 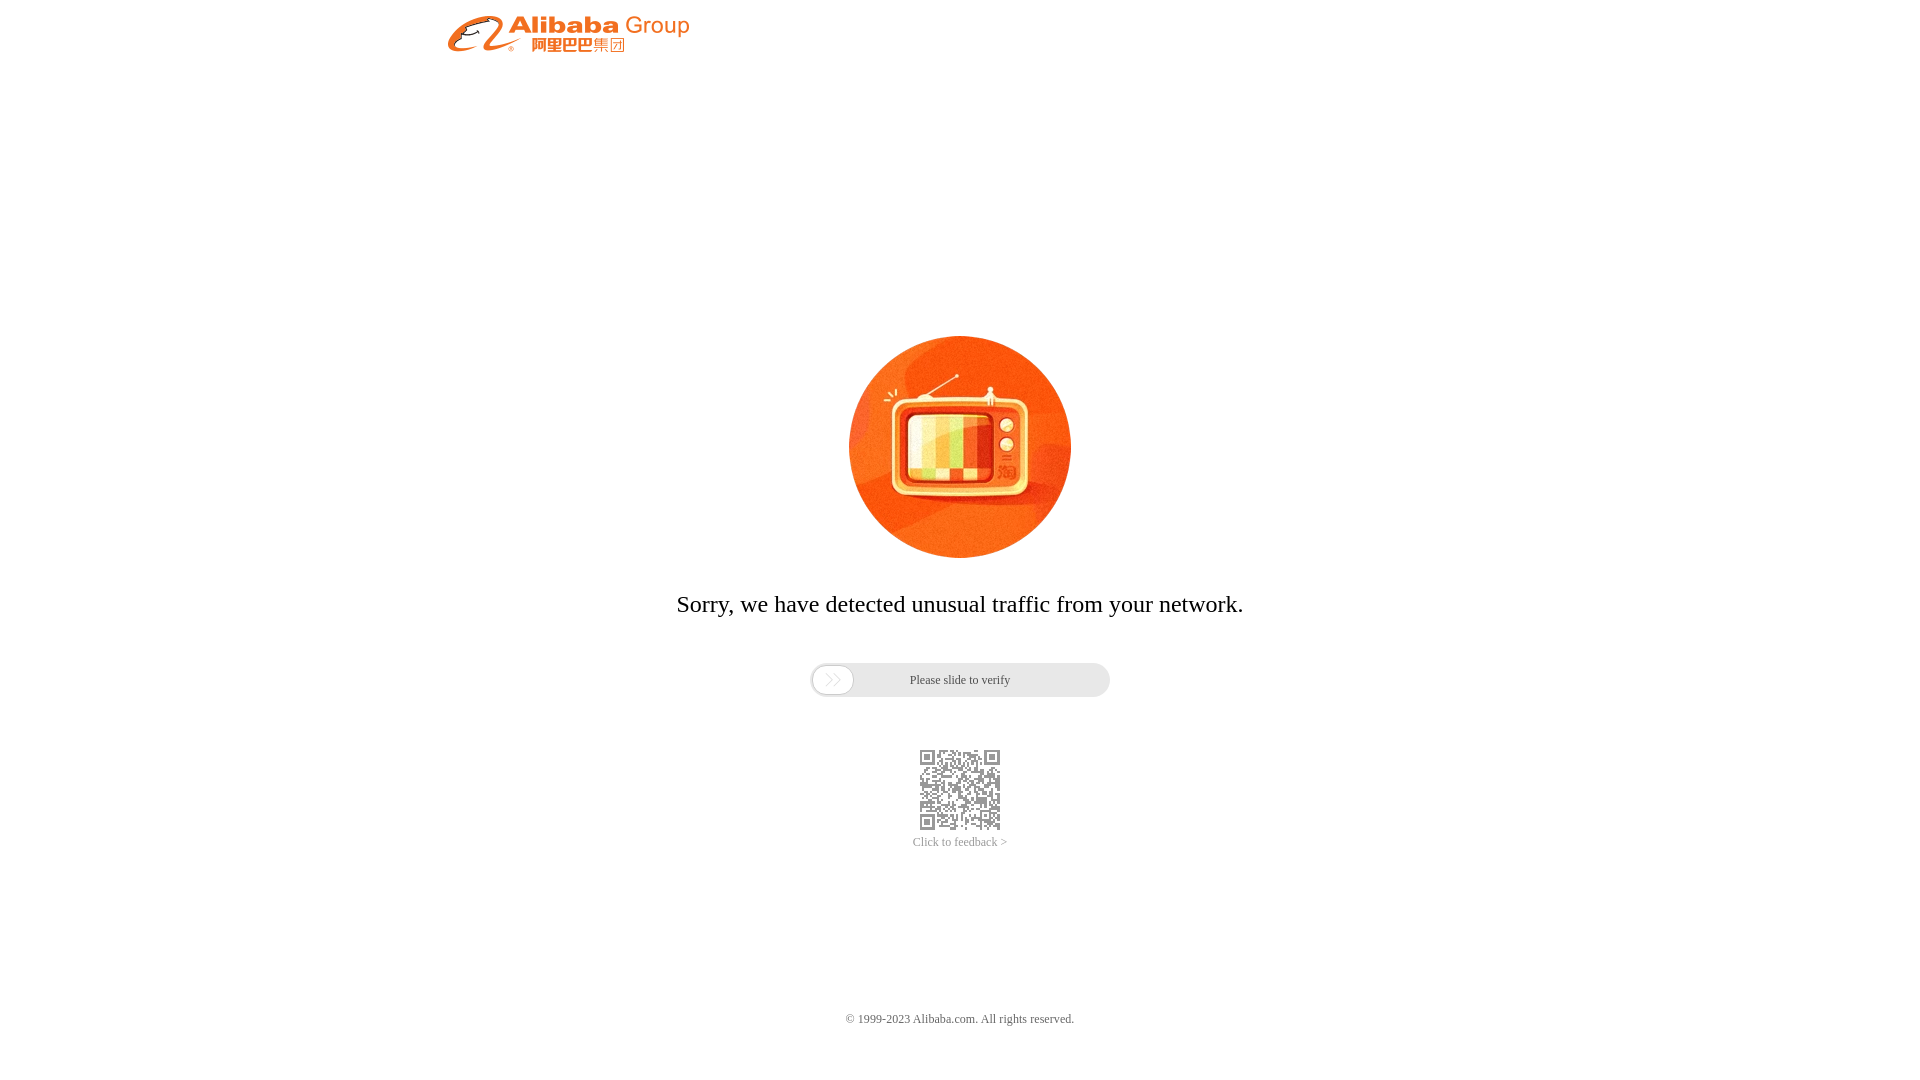 I want to click on 'Click to feedback >', so click(x=960, y=842).